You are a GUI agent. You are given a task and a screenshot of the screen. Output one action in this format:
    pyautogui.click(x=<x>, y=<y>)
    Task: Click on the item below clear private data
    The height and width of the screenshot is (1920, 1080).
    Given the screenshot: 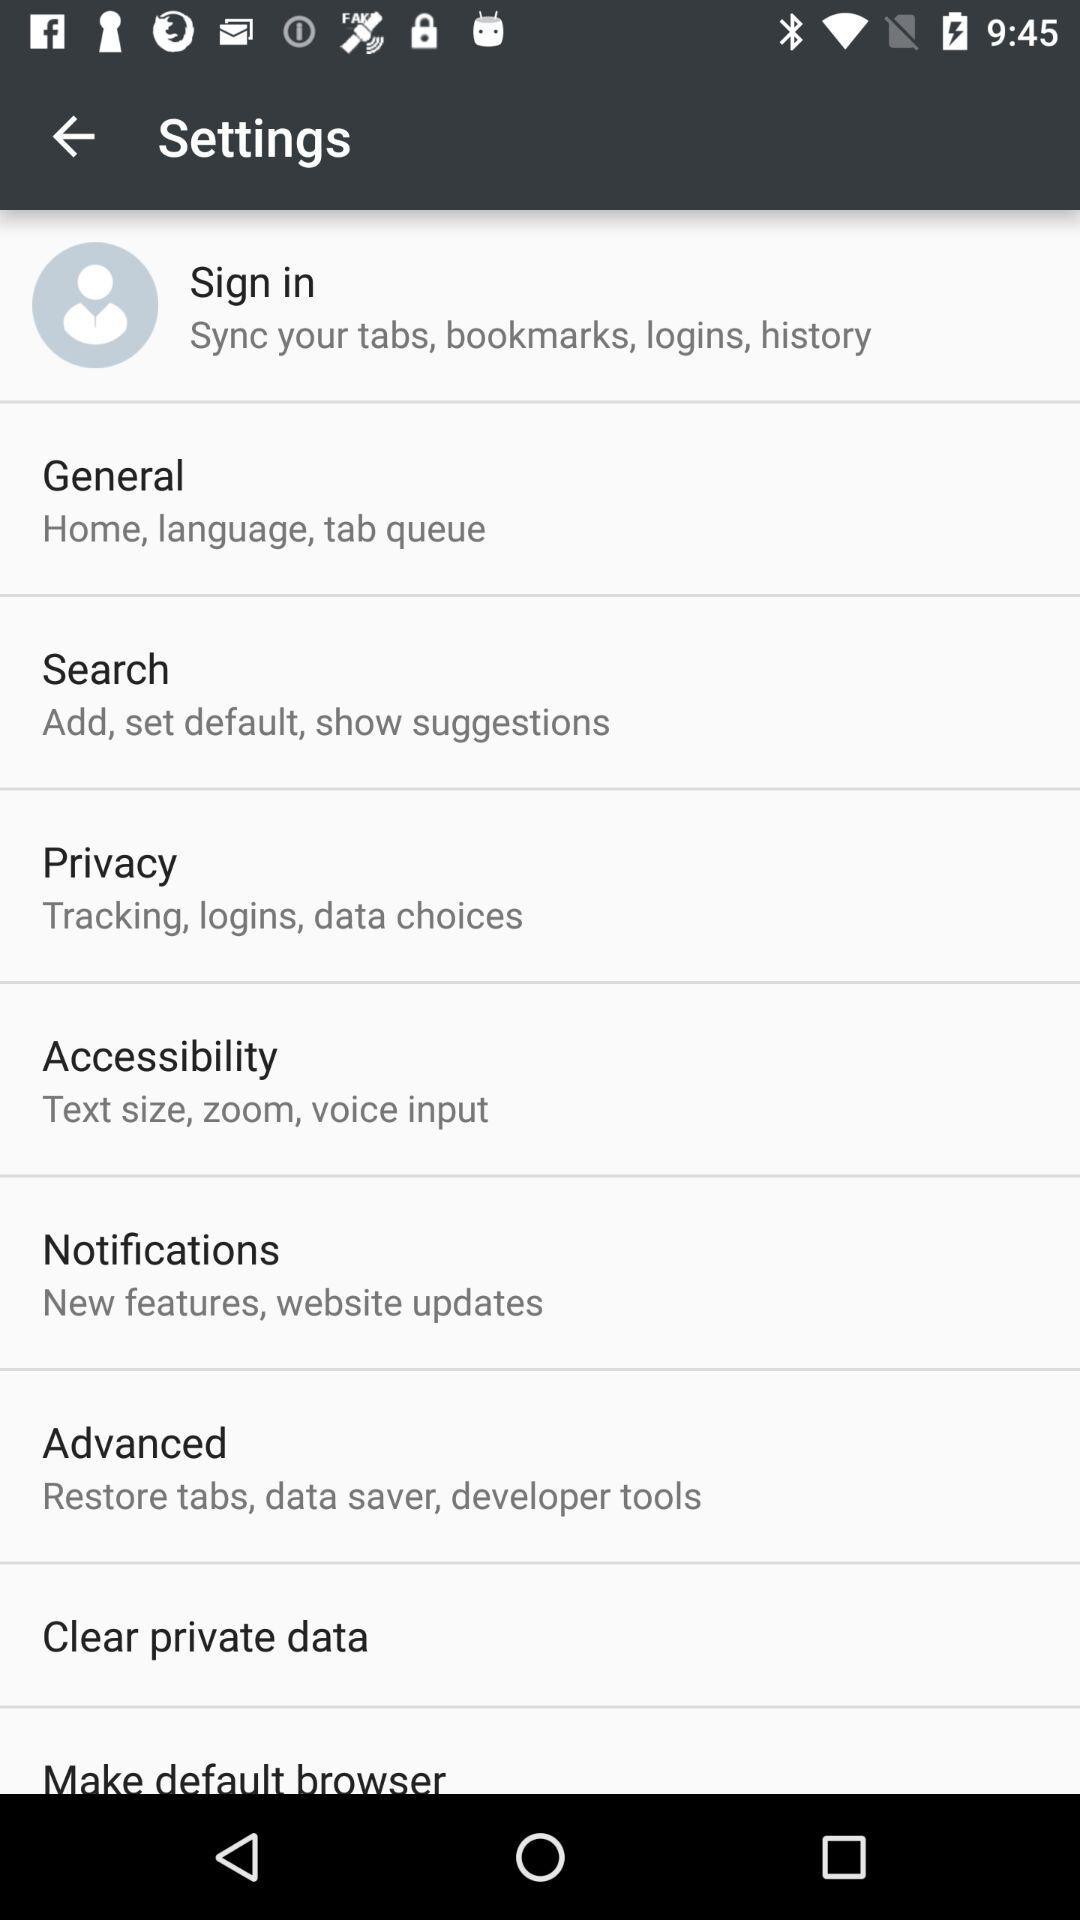 What is the action you would take?
    pyautogui.click(x=243, y=1772)
    